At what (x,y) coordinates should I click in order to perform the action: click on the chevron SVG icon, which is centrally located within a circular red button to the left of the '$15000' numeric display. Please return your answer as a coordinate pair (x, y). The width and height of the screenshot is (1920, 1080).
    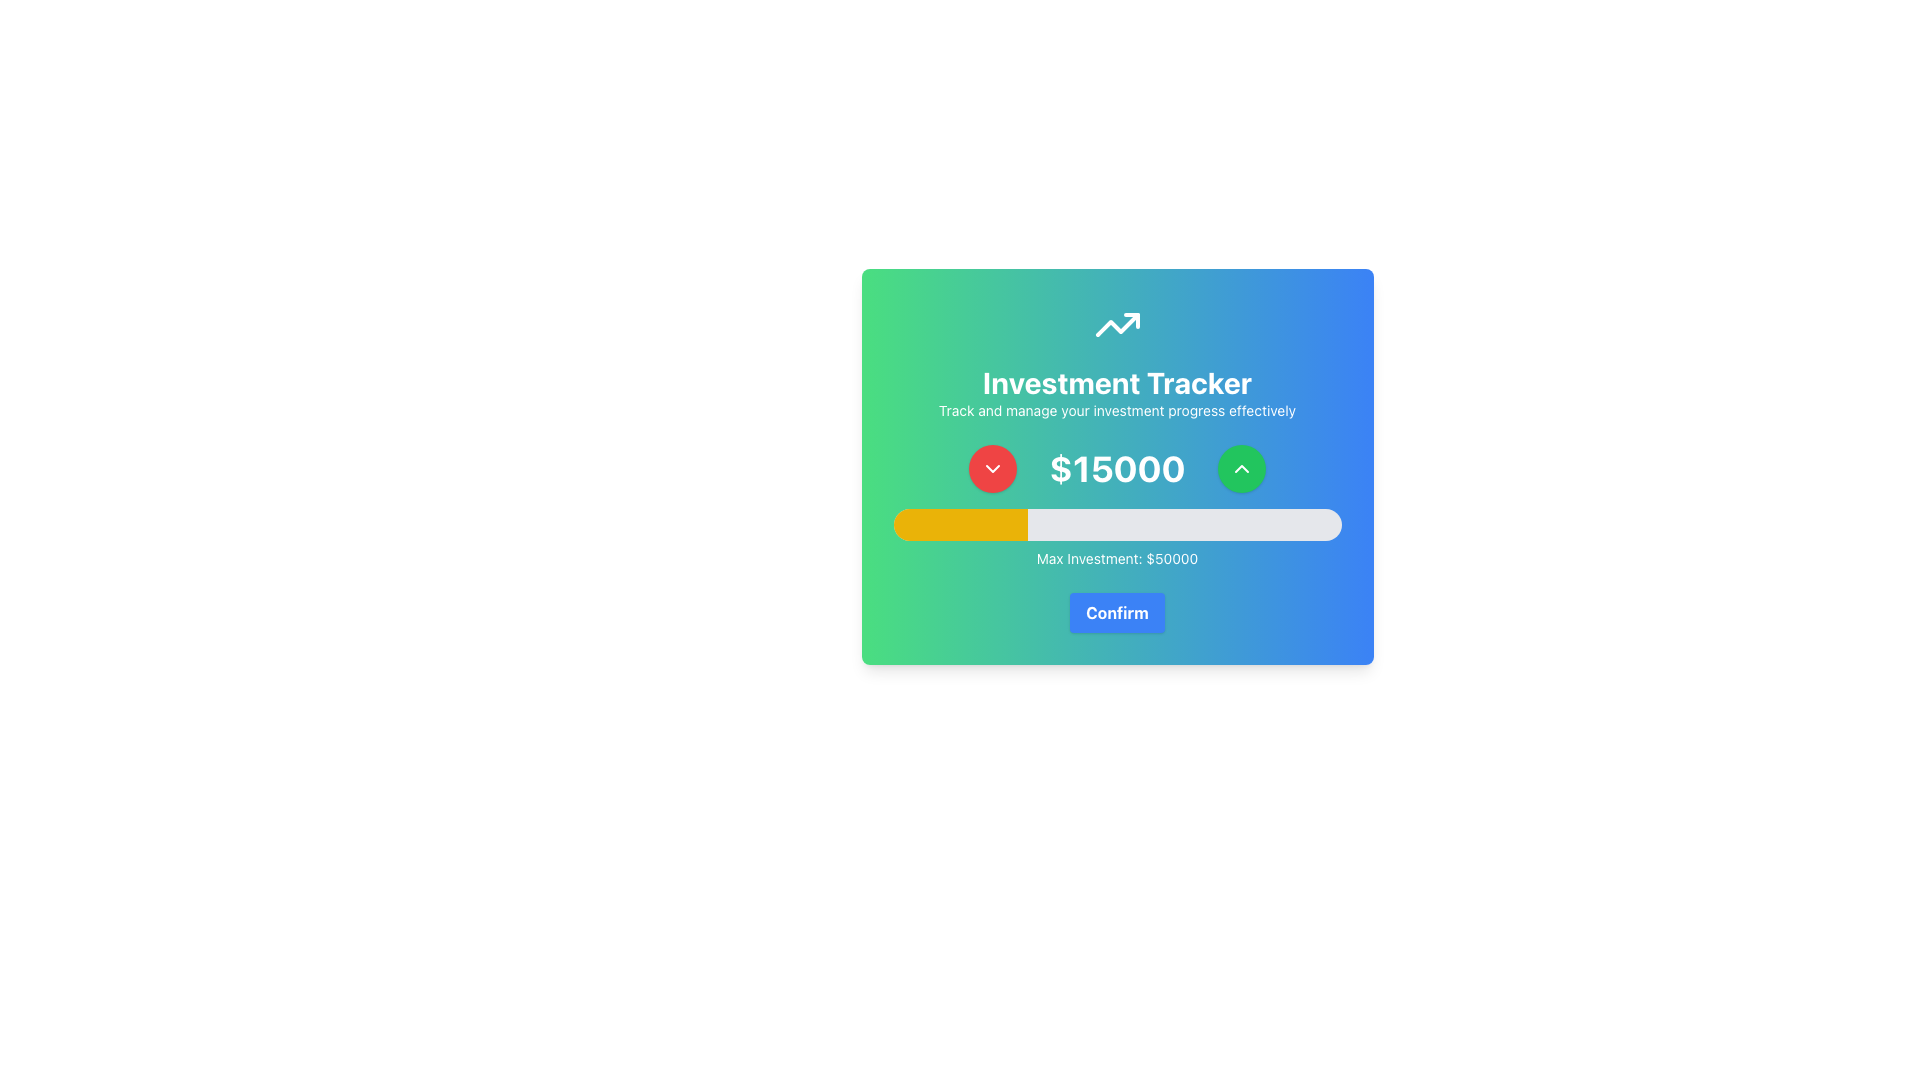
    Looking at the image, I should click on (993, 469).